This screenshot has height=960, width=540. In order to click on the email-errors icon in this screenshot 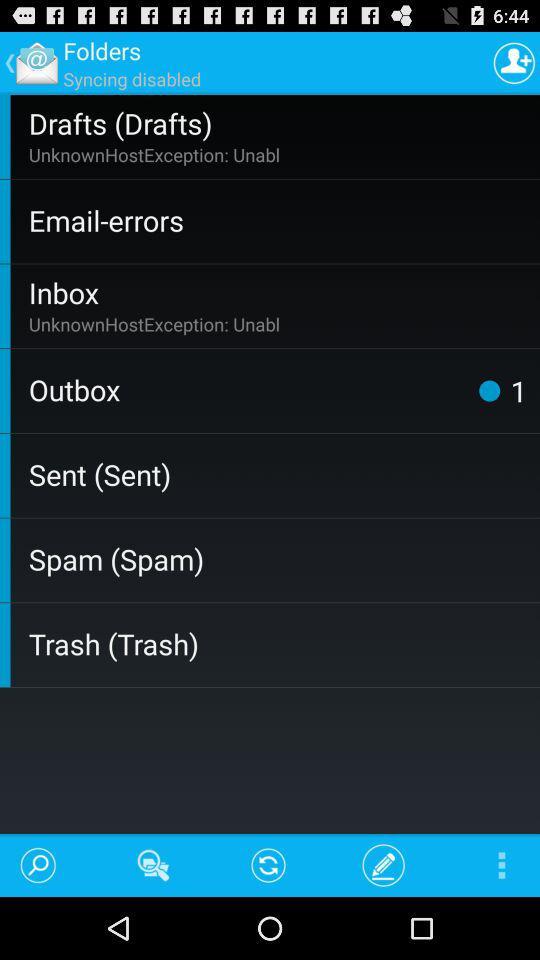, I will do `click(279, 219)`.